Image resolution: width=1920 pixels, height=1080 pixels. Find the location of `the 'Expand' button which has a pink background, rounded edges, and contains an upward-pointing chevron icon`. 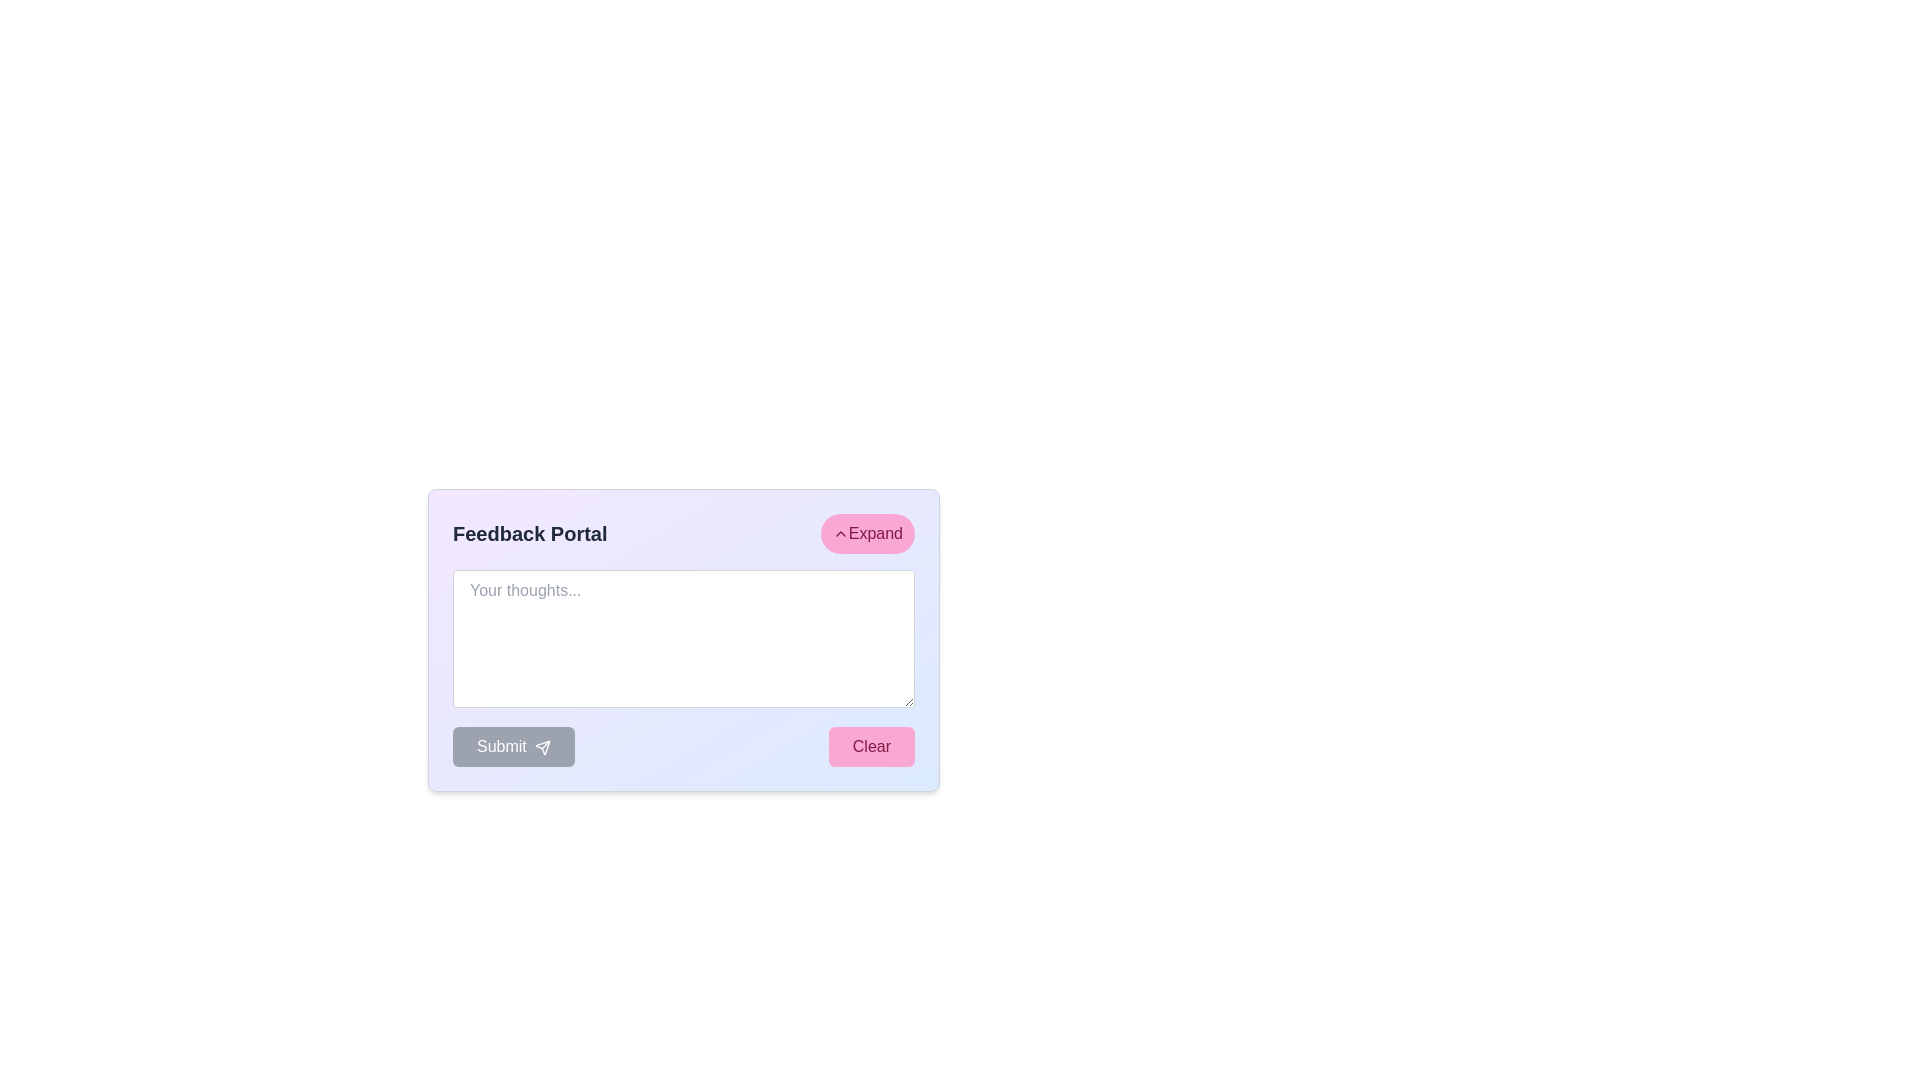

the 'Expand' button which has a pink background, rounded edges, and contains an upward-pointing chevron icon is located at coordinates (867, 532).